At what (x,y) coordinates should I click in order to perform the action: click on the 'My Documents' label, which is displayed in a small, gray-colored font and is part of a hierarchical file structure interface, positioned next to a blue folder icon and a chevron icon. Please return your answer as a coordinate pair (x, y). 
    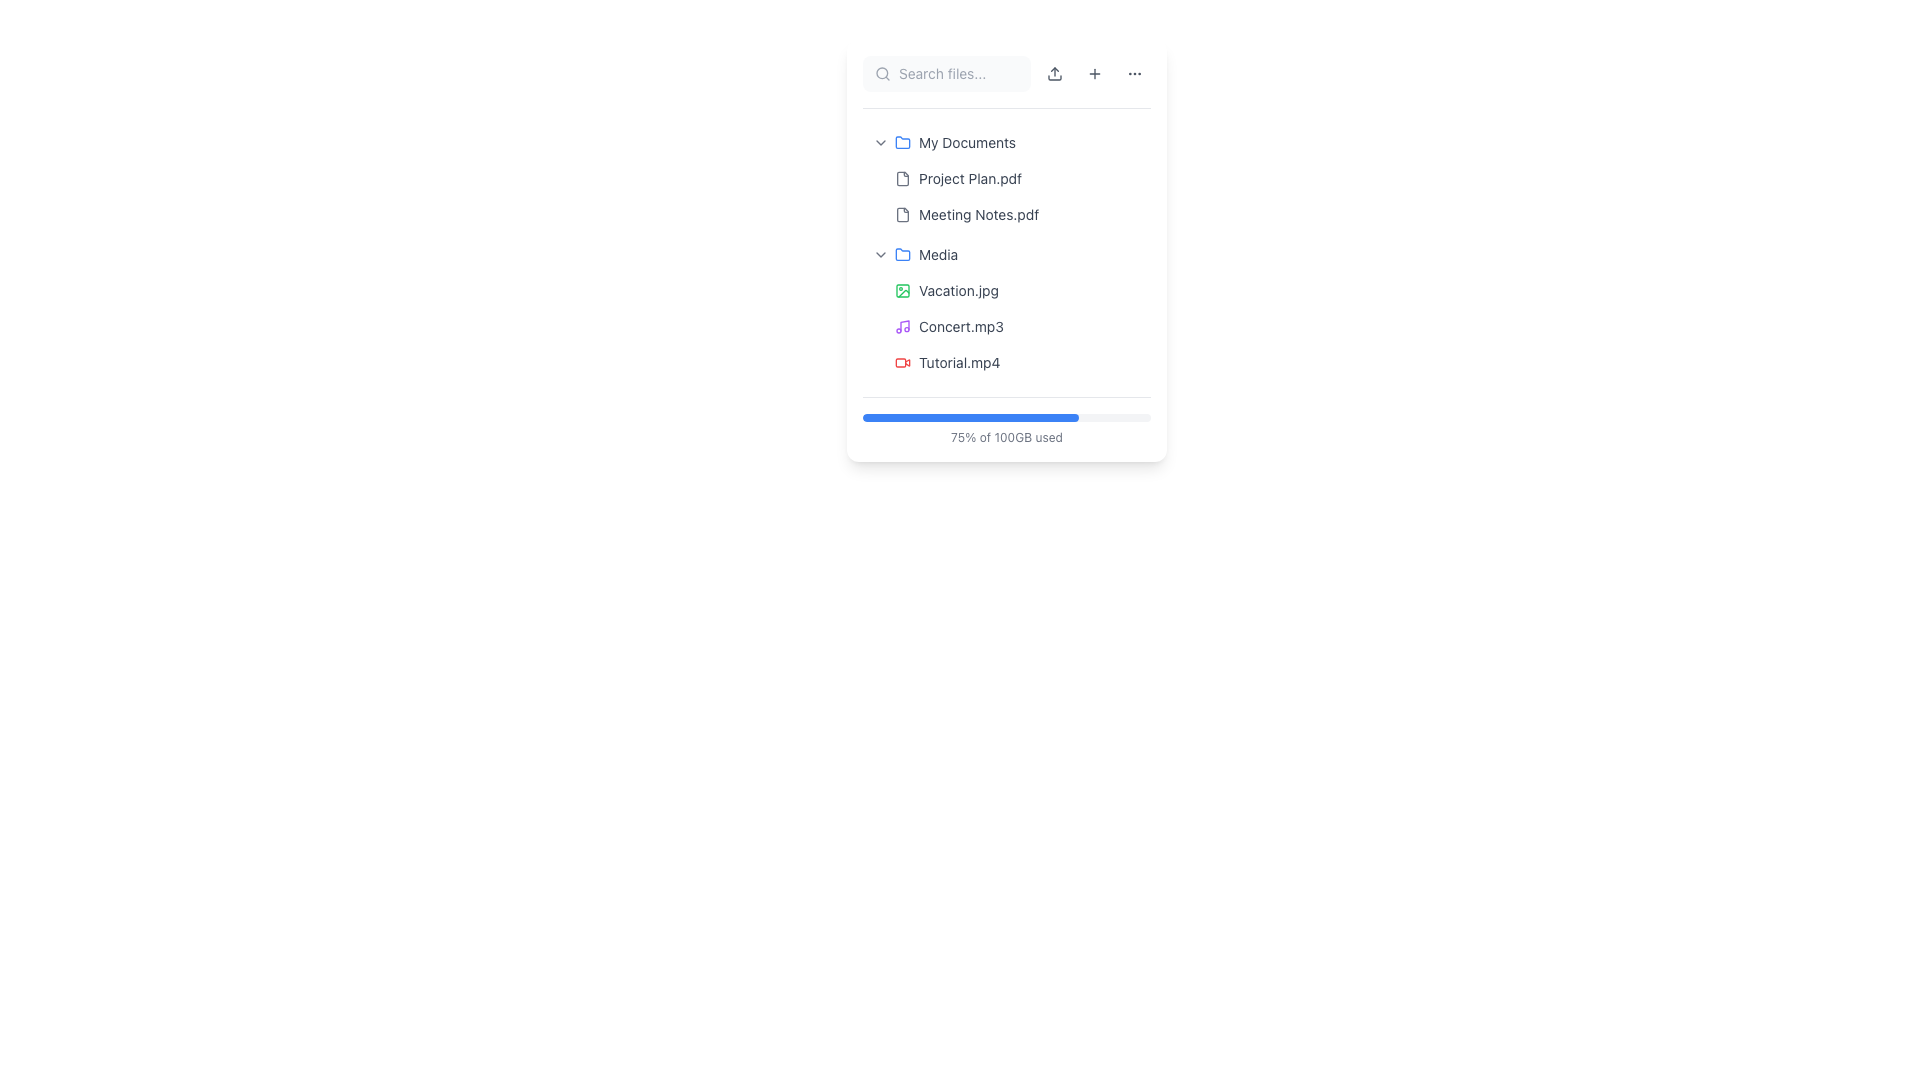
    Looking at the image, I should click on (967, 141).